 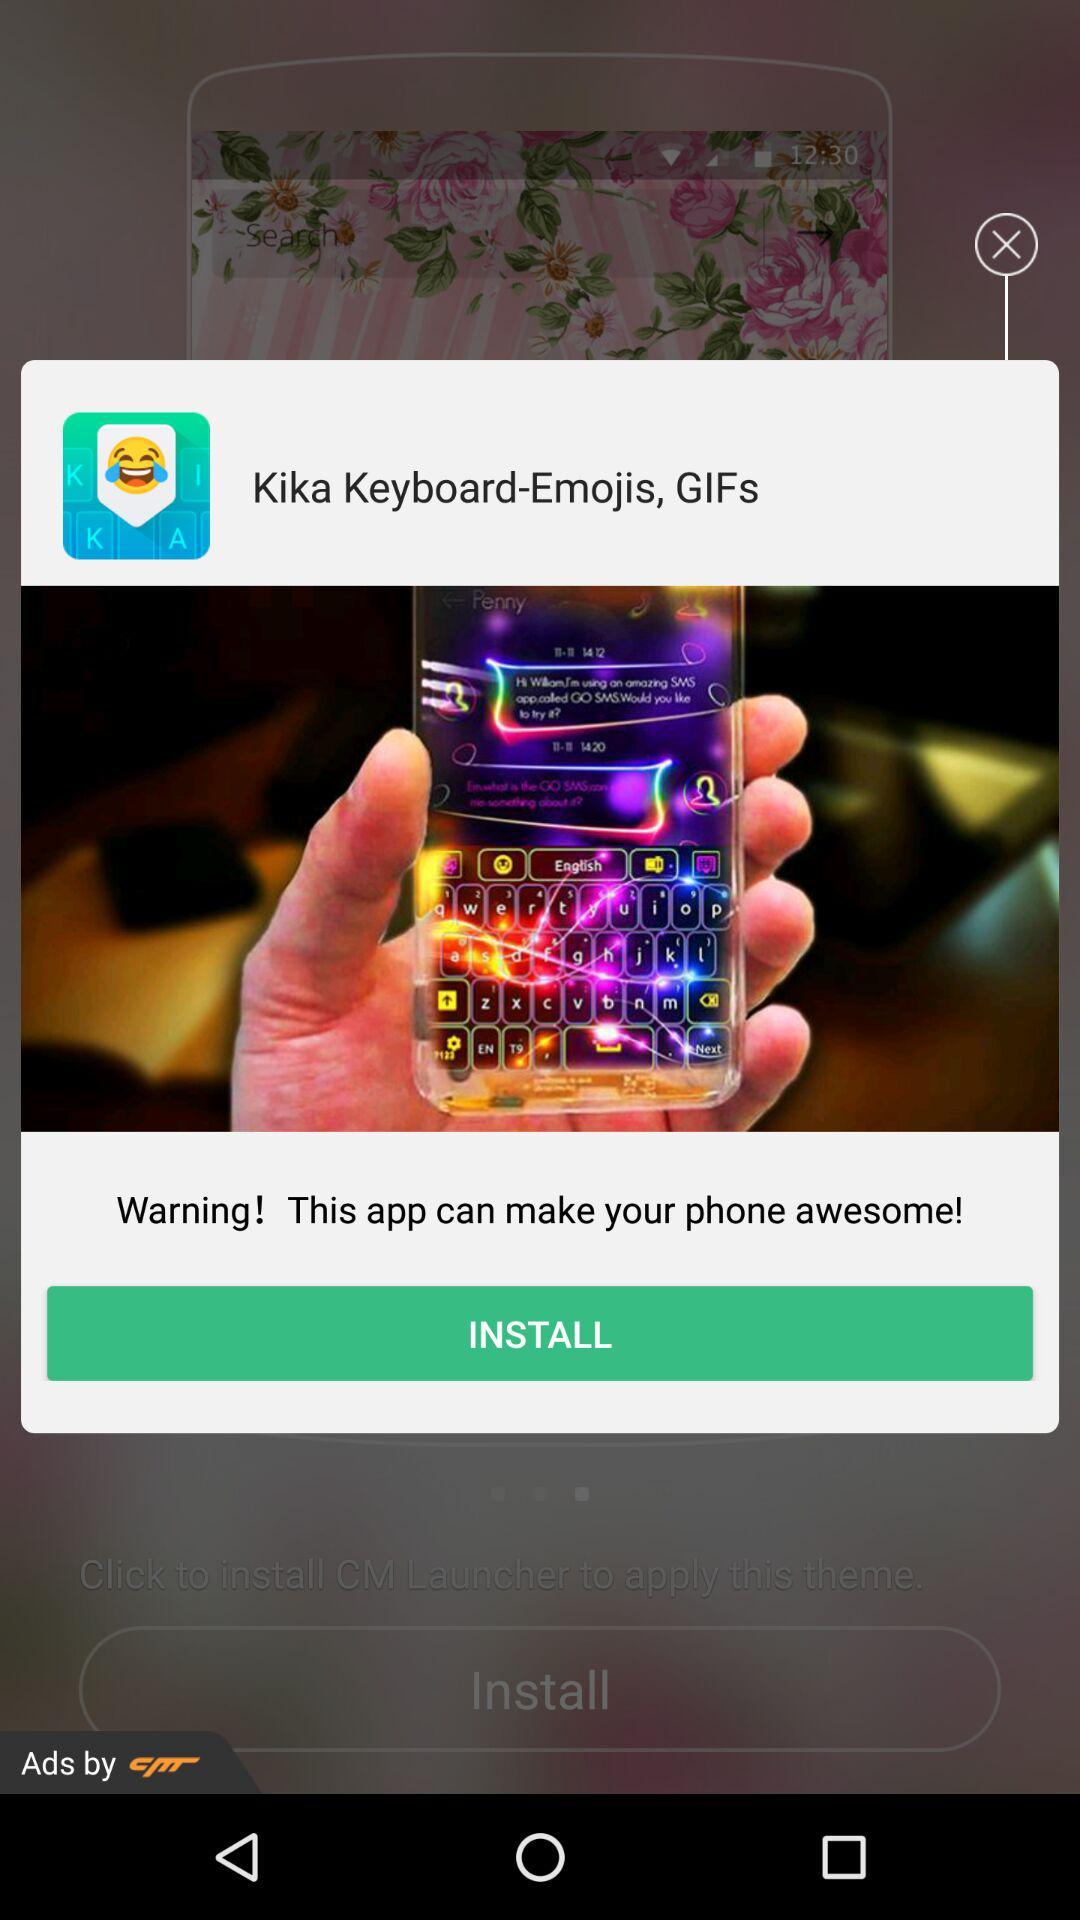 What do you see at coordinates (504, 485) in the screenshot?
I see `the item at the top` at bounding box center [504, 485].